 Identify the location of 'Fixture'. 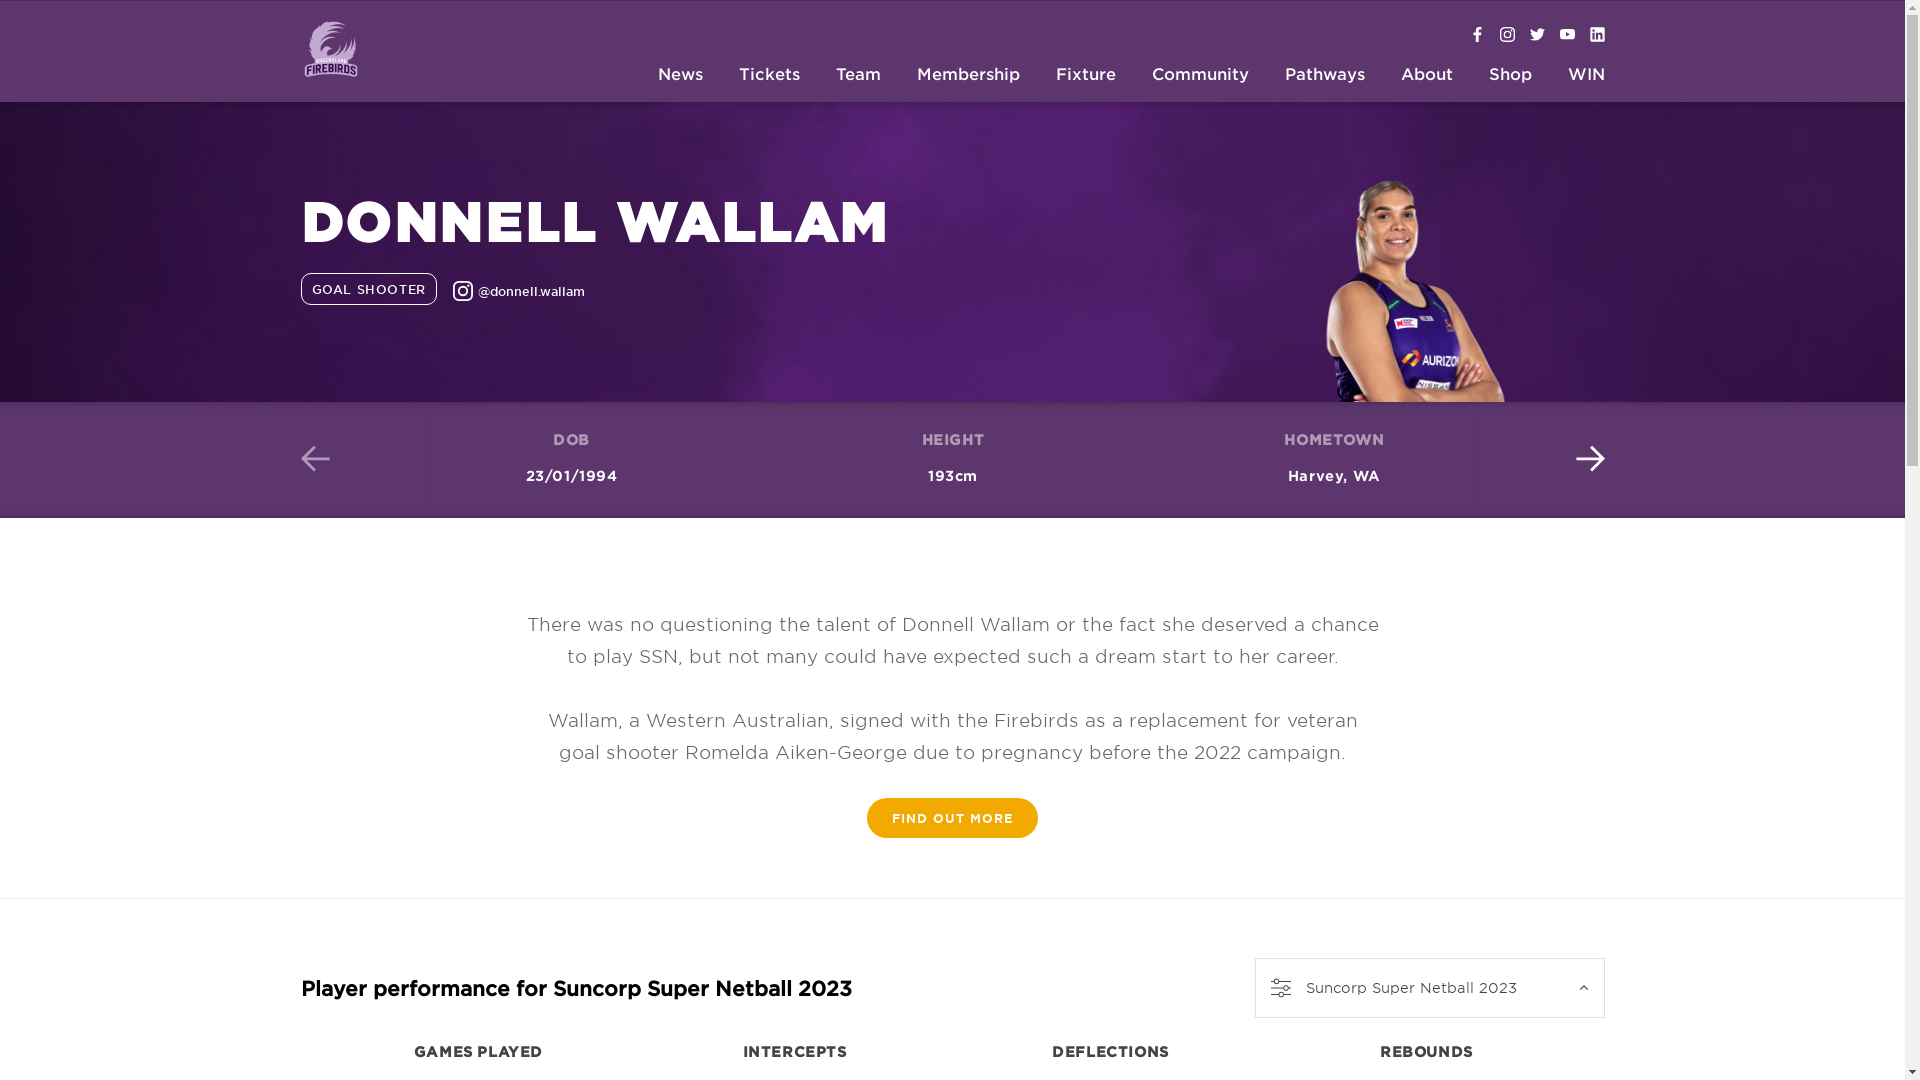
(1083, 75).